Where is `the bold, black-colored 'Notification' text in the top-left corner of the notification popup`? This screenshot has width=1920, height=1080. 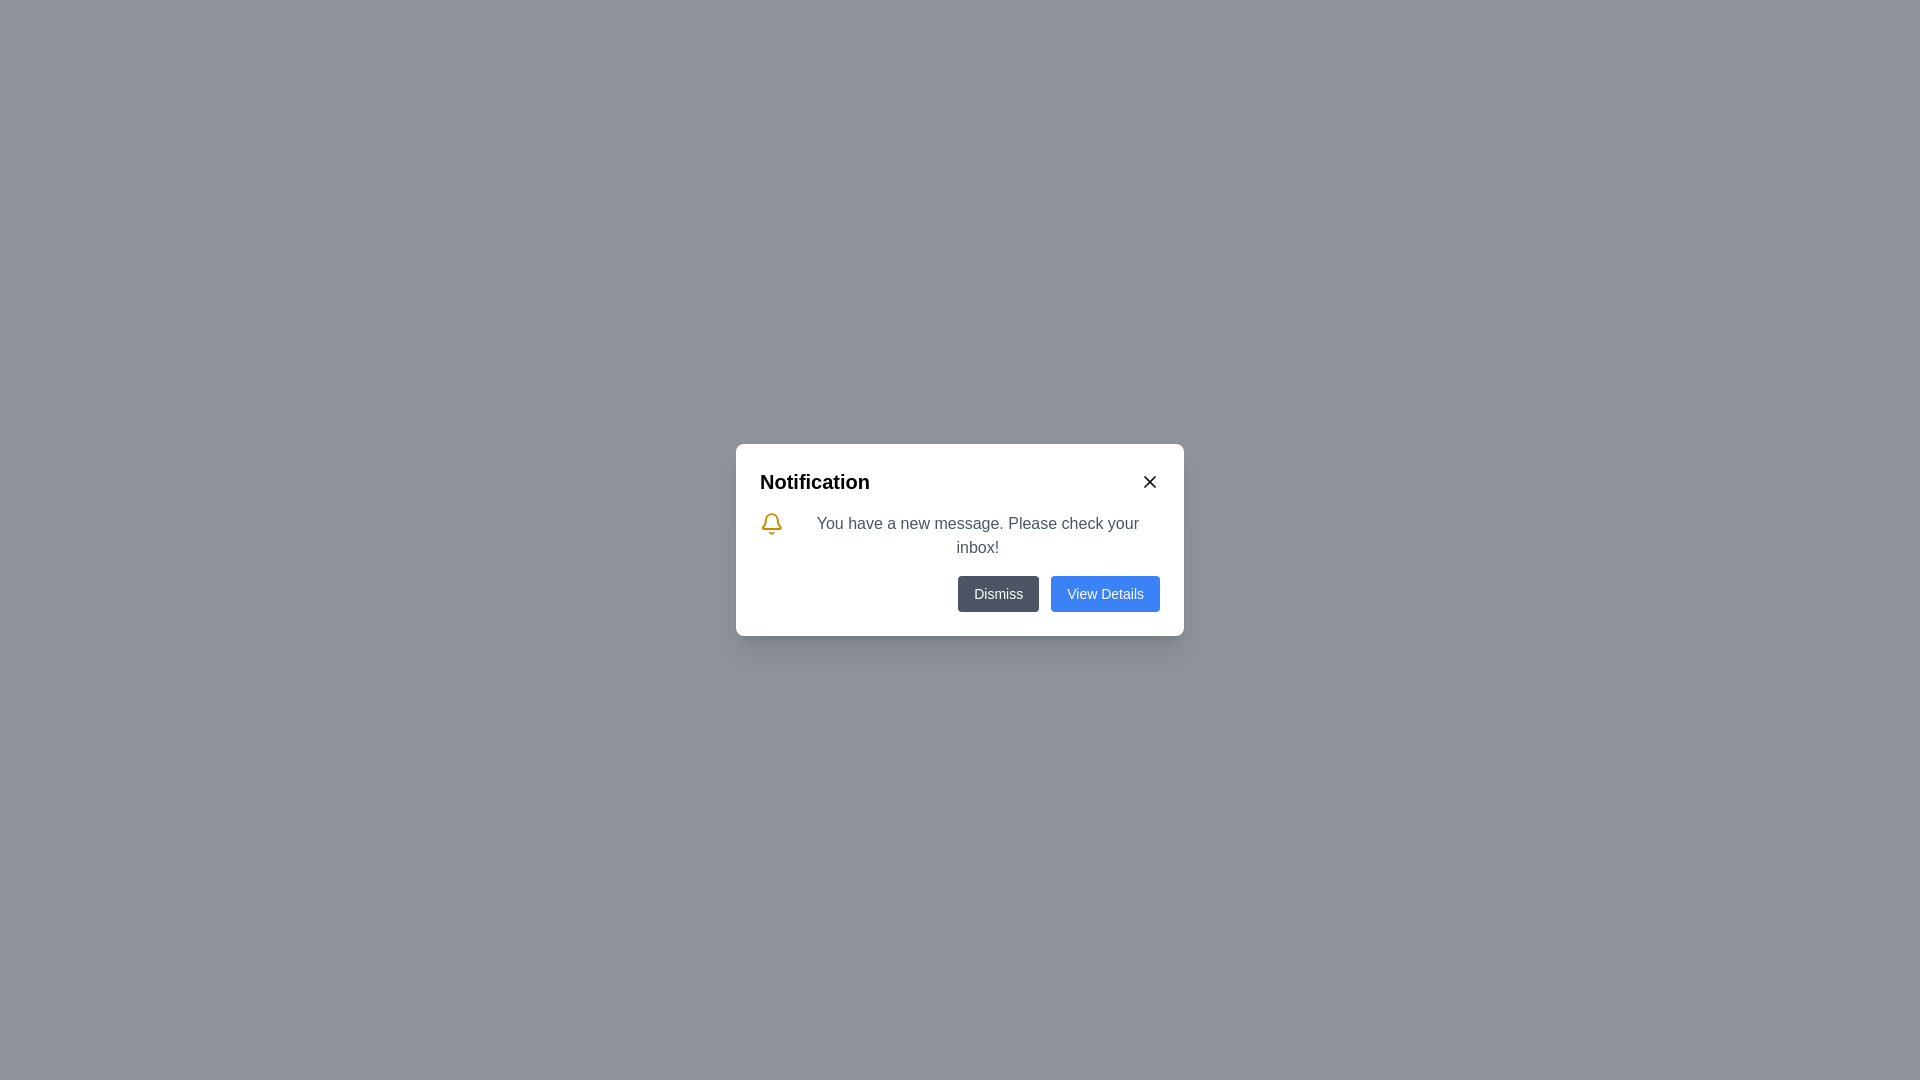 the bold, black-colored 'Notification' text in the top-left corner of the notification popup is located at coordinates (815, 482).